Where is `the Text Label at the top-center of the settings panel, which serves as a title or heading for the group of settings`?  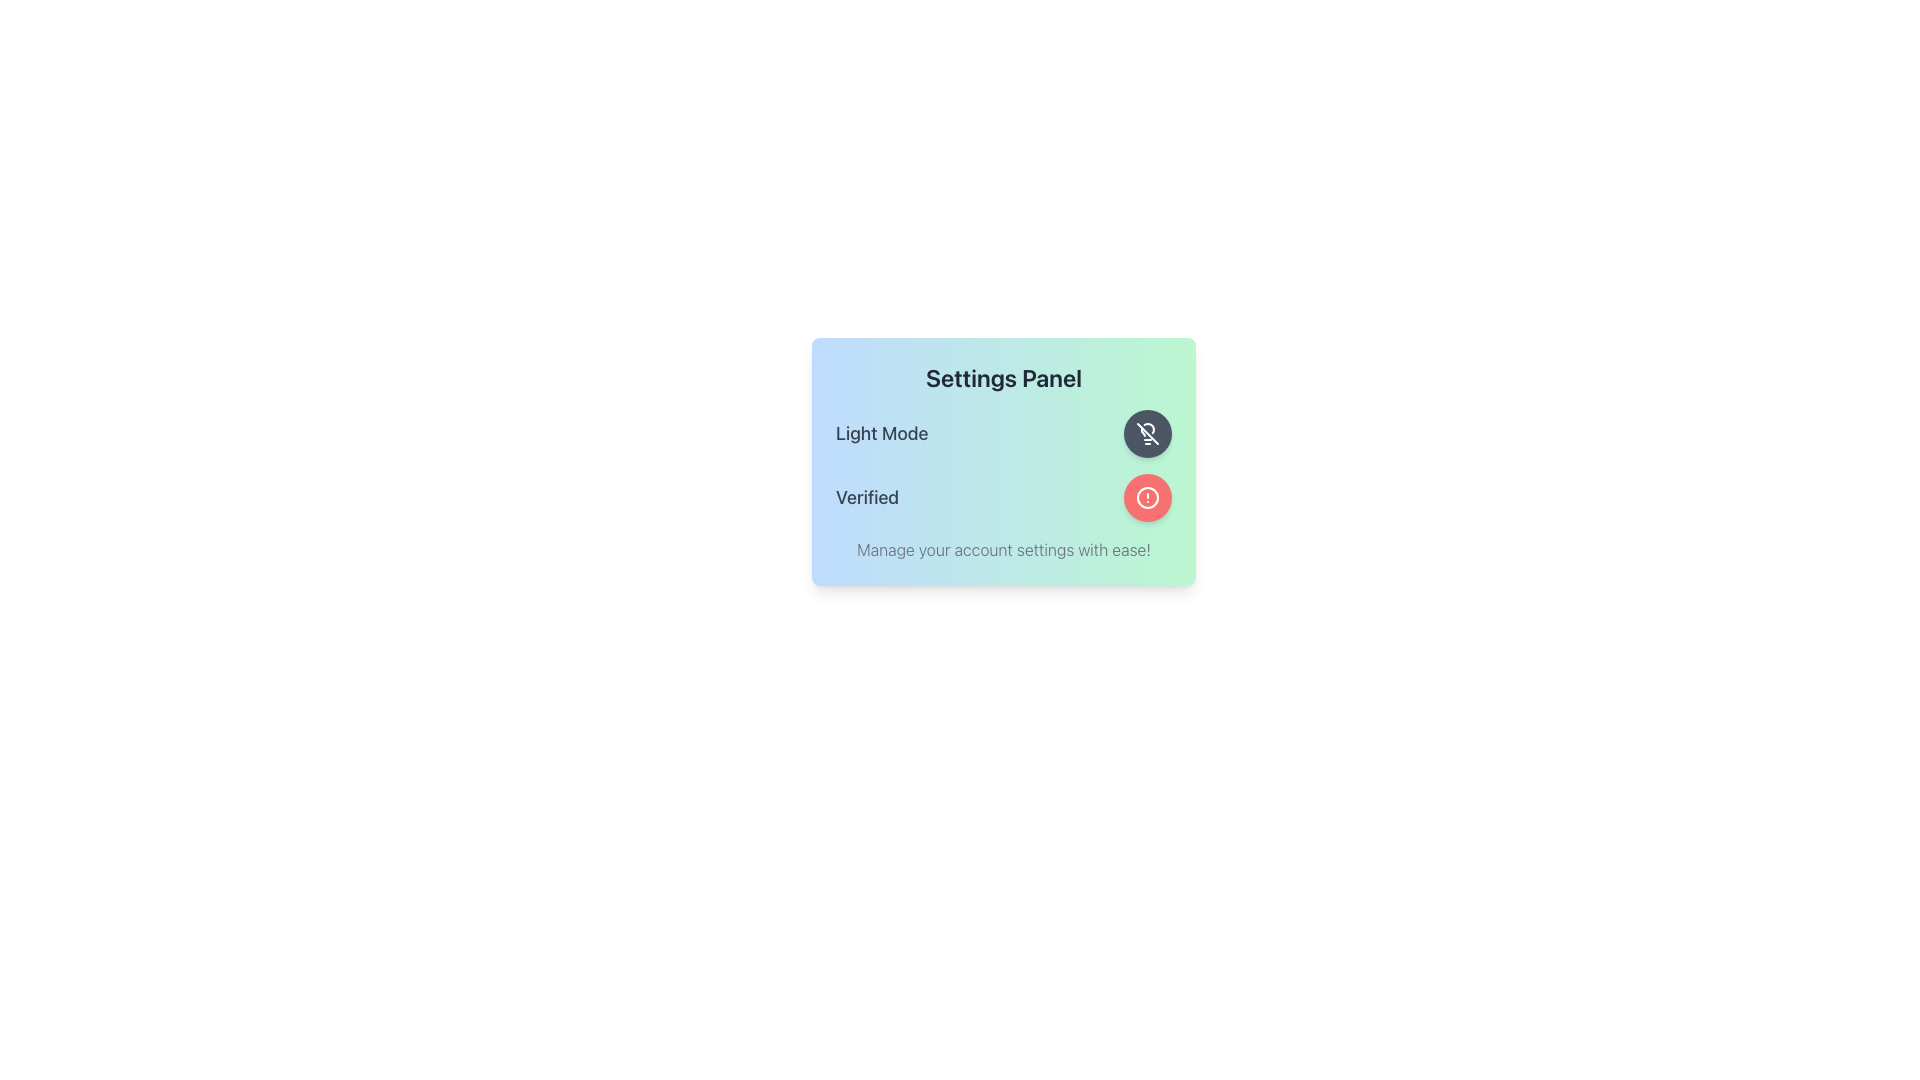
the Text Label at the top-center of the settings panel, which serves as a title or heading for the group of settings is located at coordinates (1003, 378).